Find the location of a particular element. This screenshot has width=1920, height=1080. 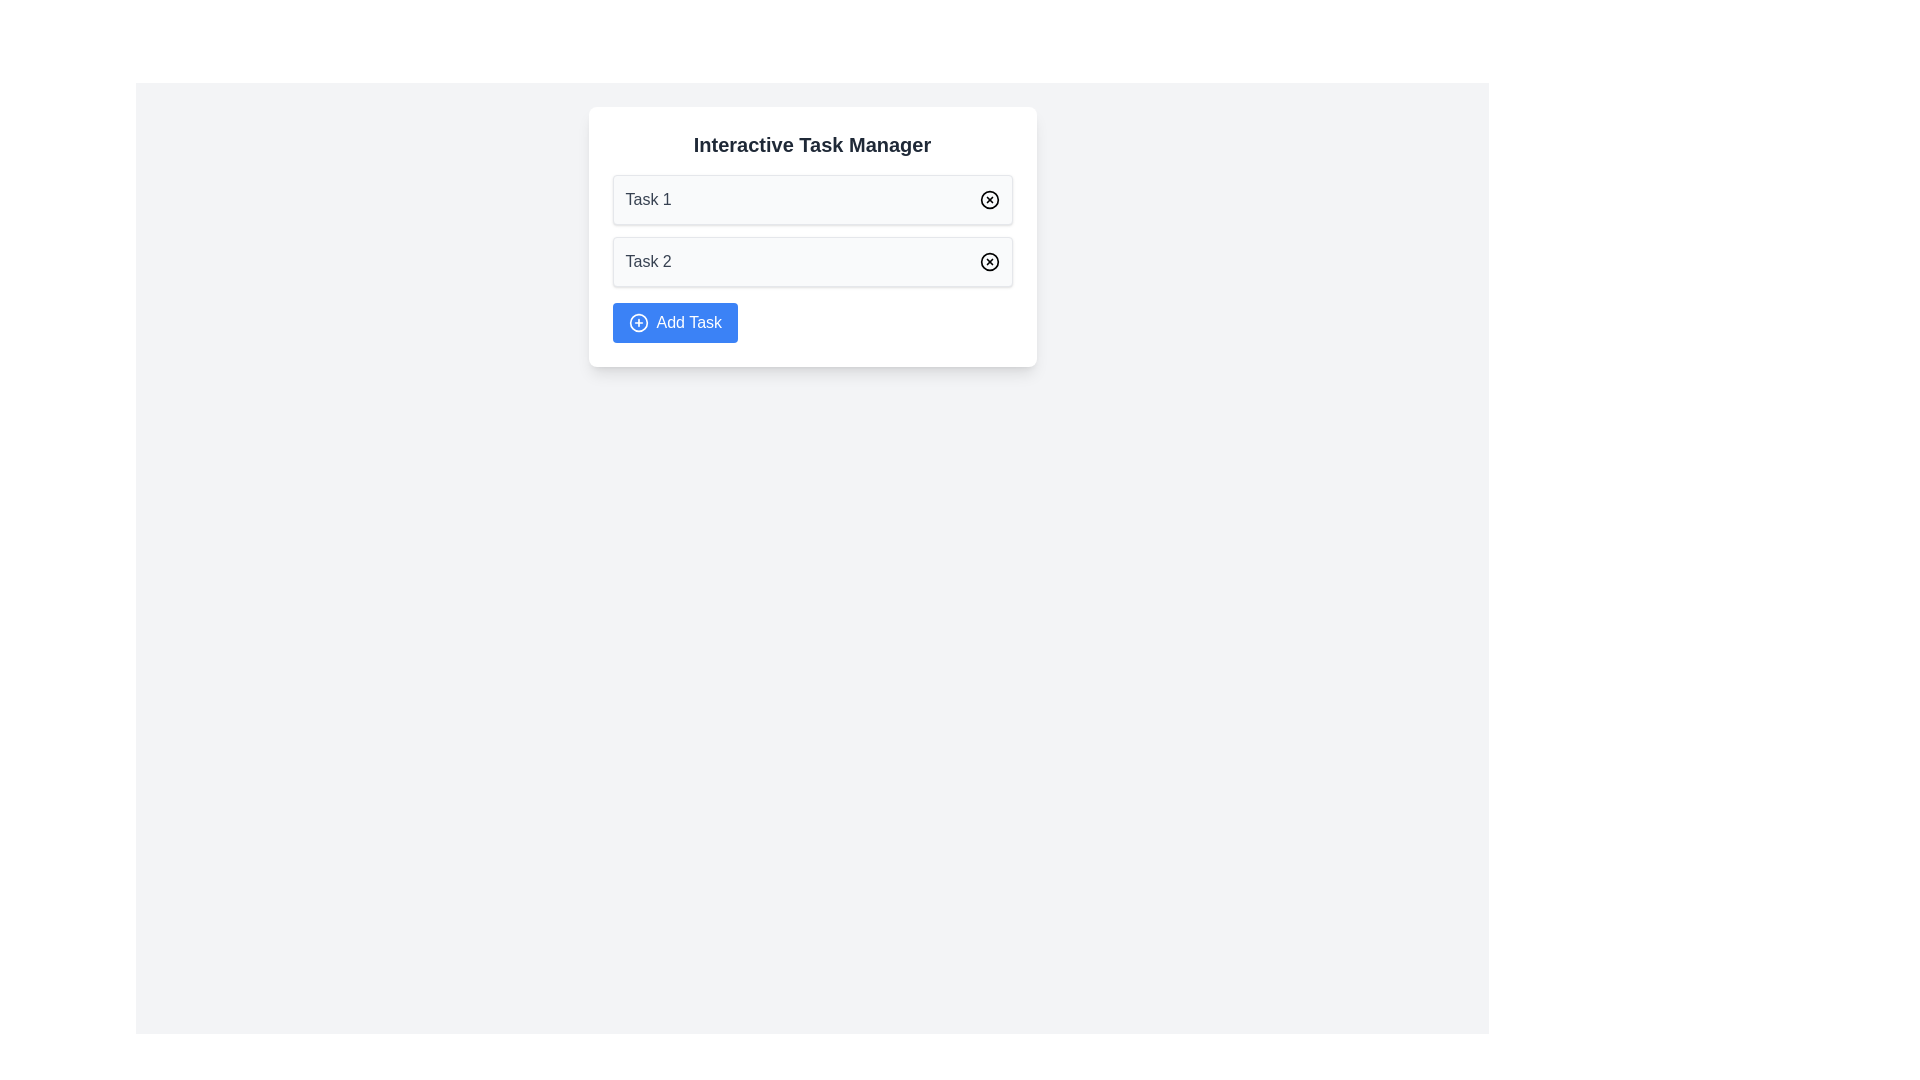

the 'Add Task' text label which is displayed in white font on a blue background, located near the center of its enclosing button, to the right of the circular '+' icon is located at coordinates (689, 322).